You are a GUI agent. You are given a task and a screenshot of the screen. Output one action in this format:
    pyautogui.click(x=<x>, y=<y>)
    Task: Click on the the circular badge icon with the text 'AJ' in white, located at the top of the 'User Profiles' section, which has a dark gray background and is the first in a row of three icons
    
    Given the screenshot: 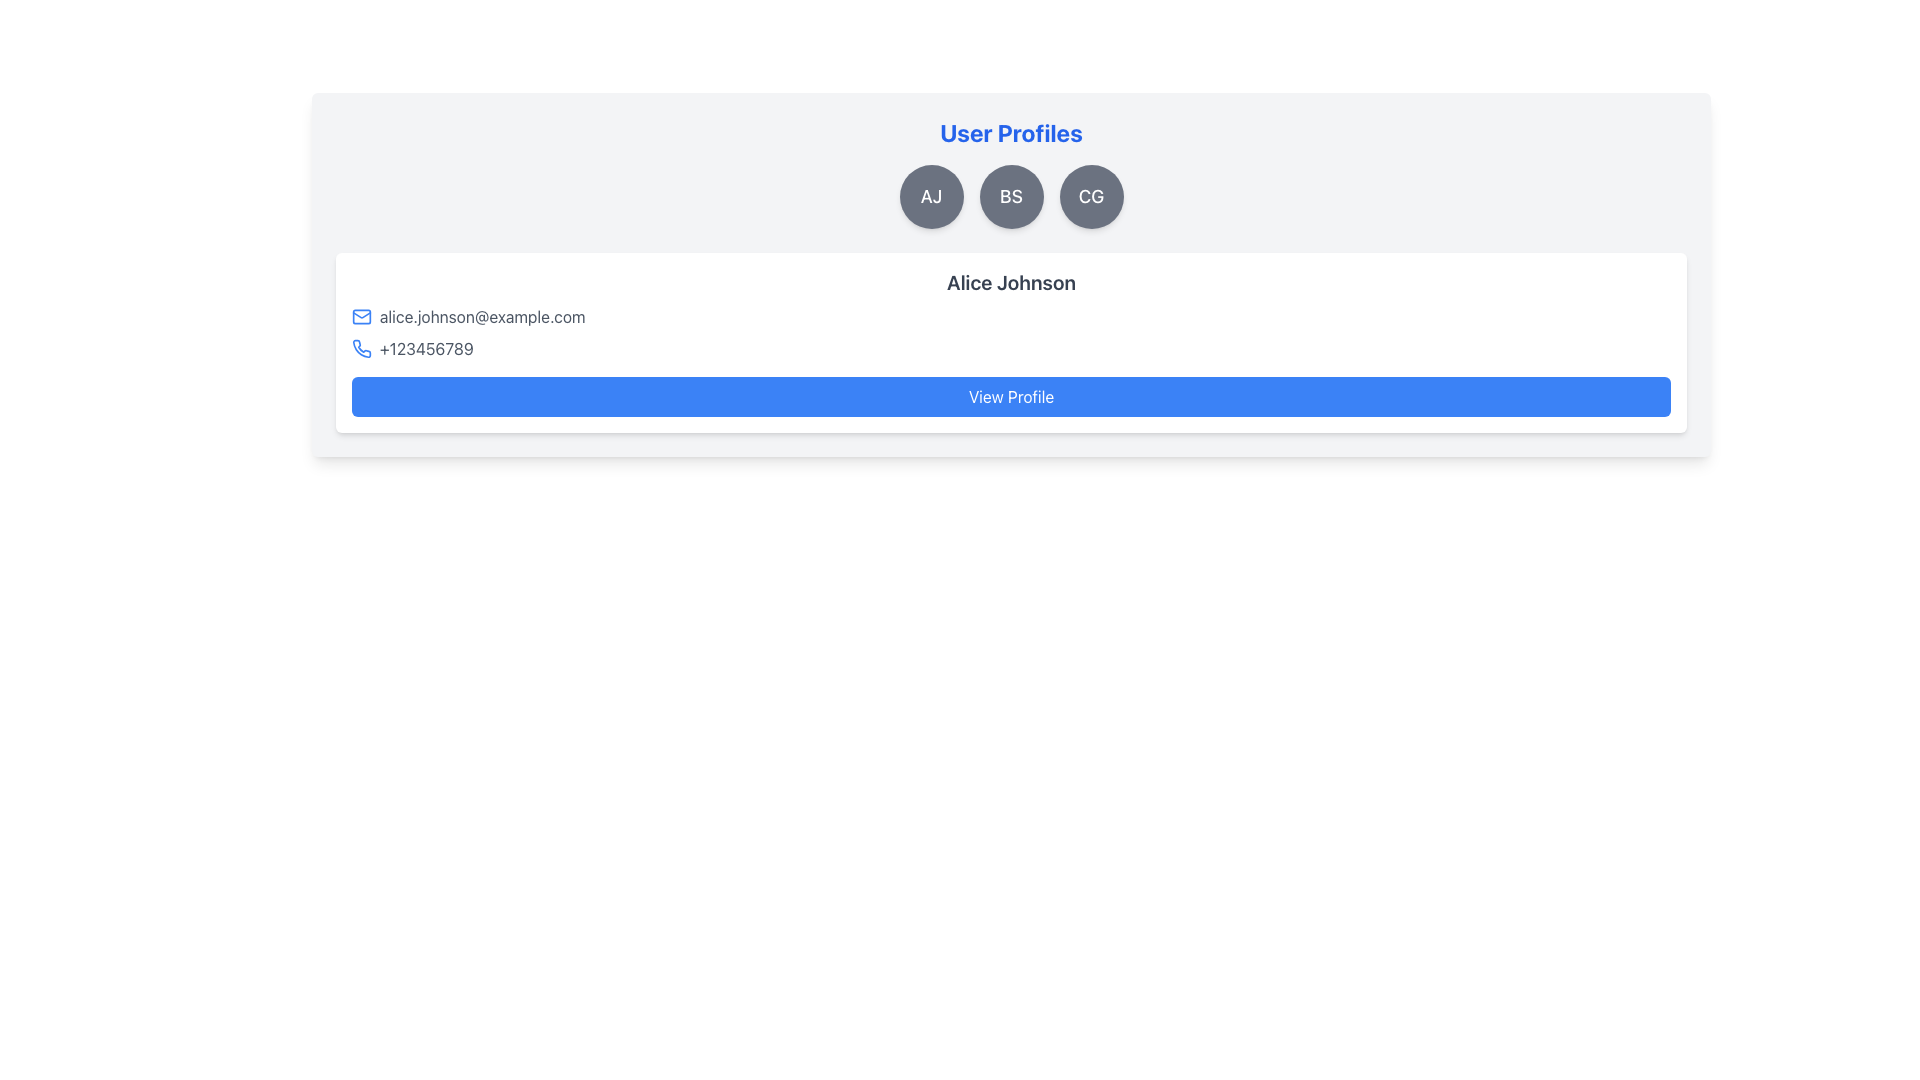 What is the action you would take?
    pyautogui.click(x=930, y=196)
    